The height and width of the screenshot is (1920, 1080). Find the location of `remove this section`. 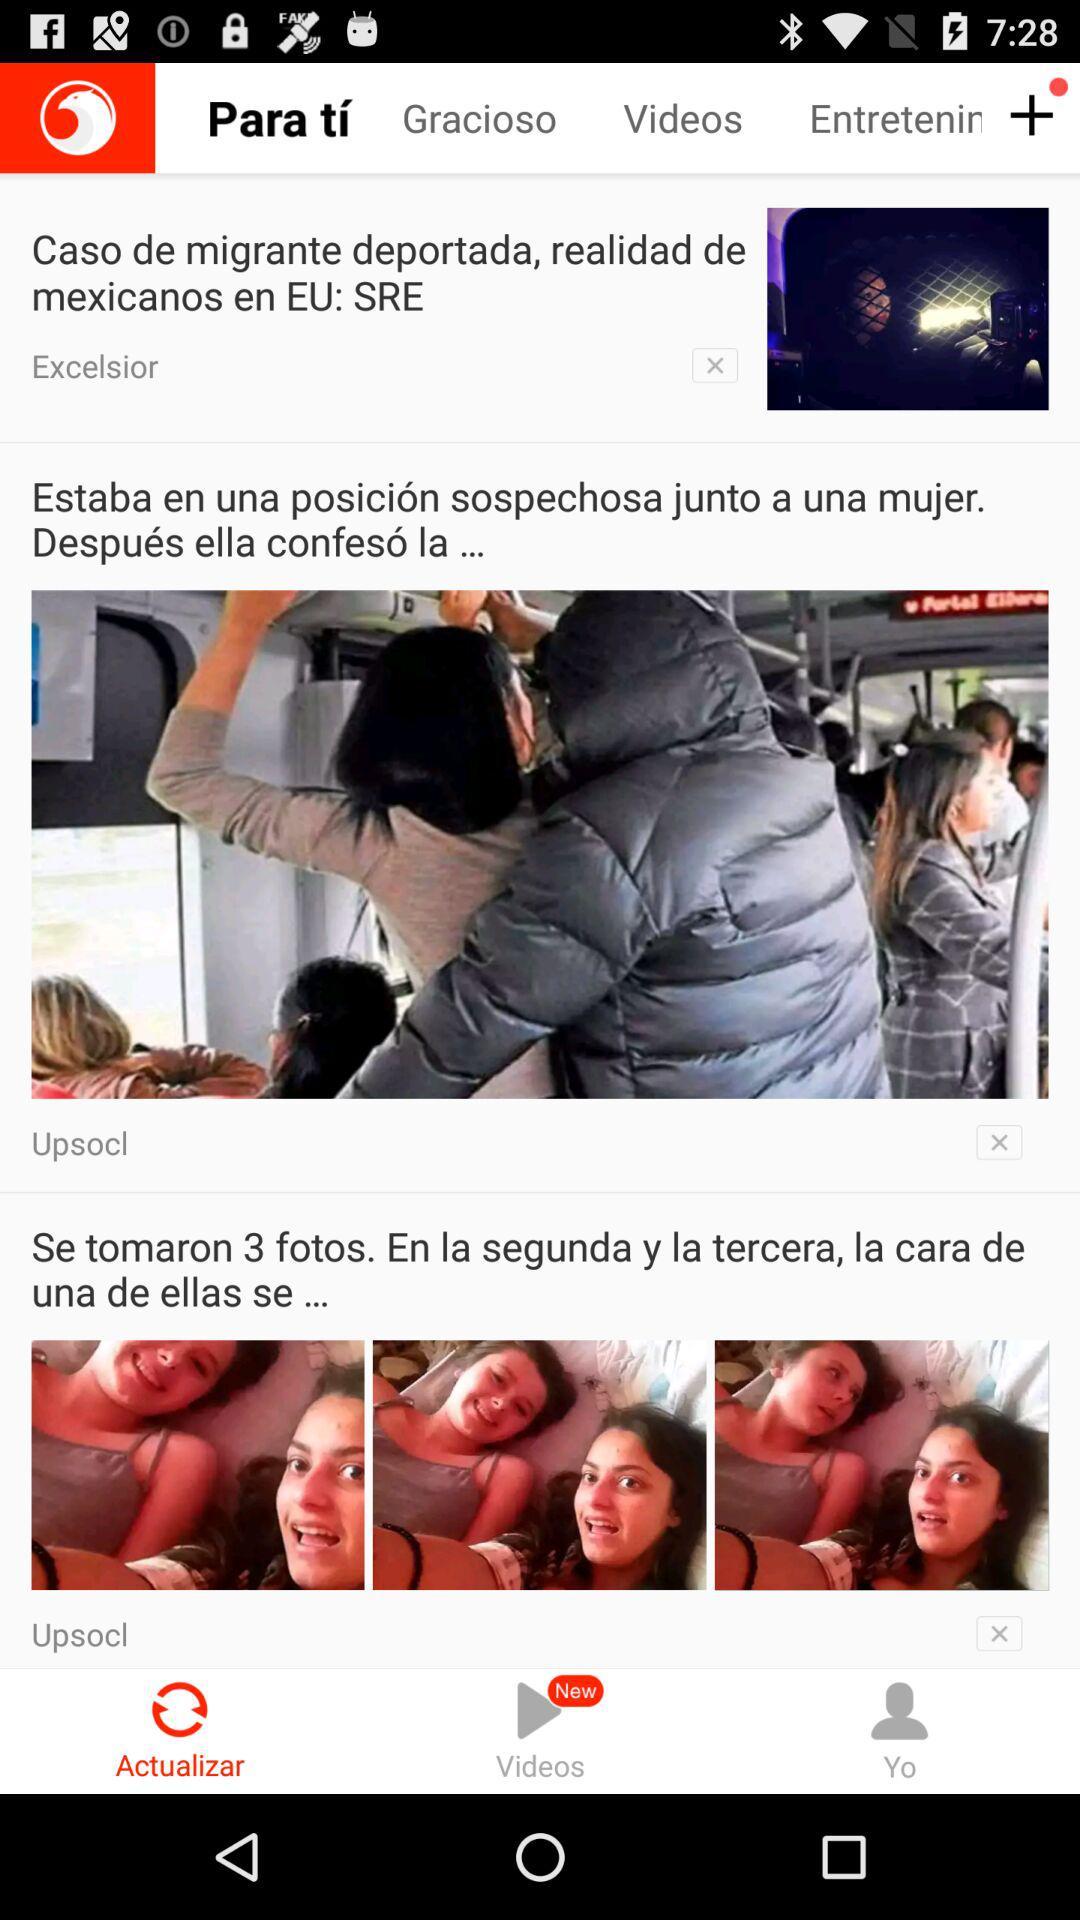

remove this section is located at coordinates (1005, 1628).